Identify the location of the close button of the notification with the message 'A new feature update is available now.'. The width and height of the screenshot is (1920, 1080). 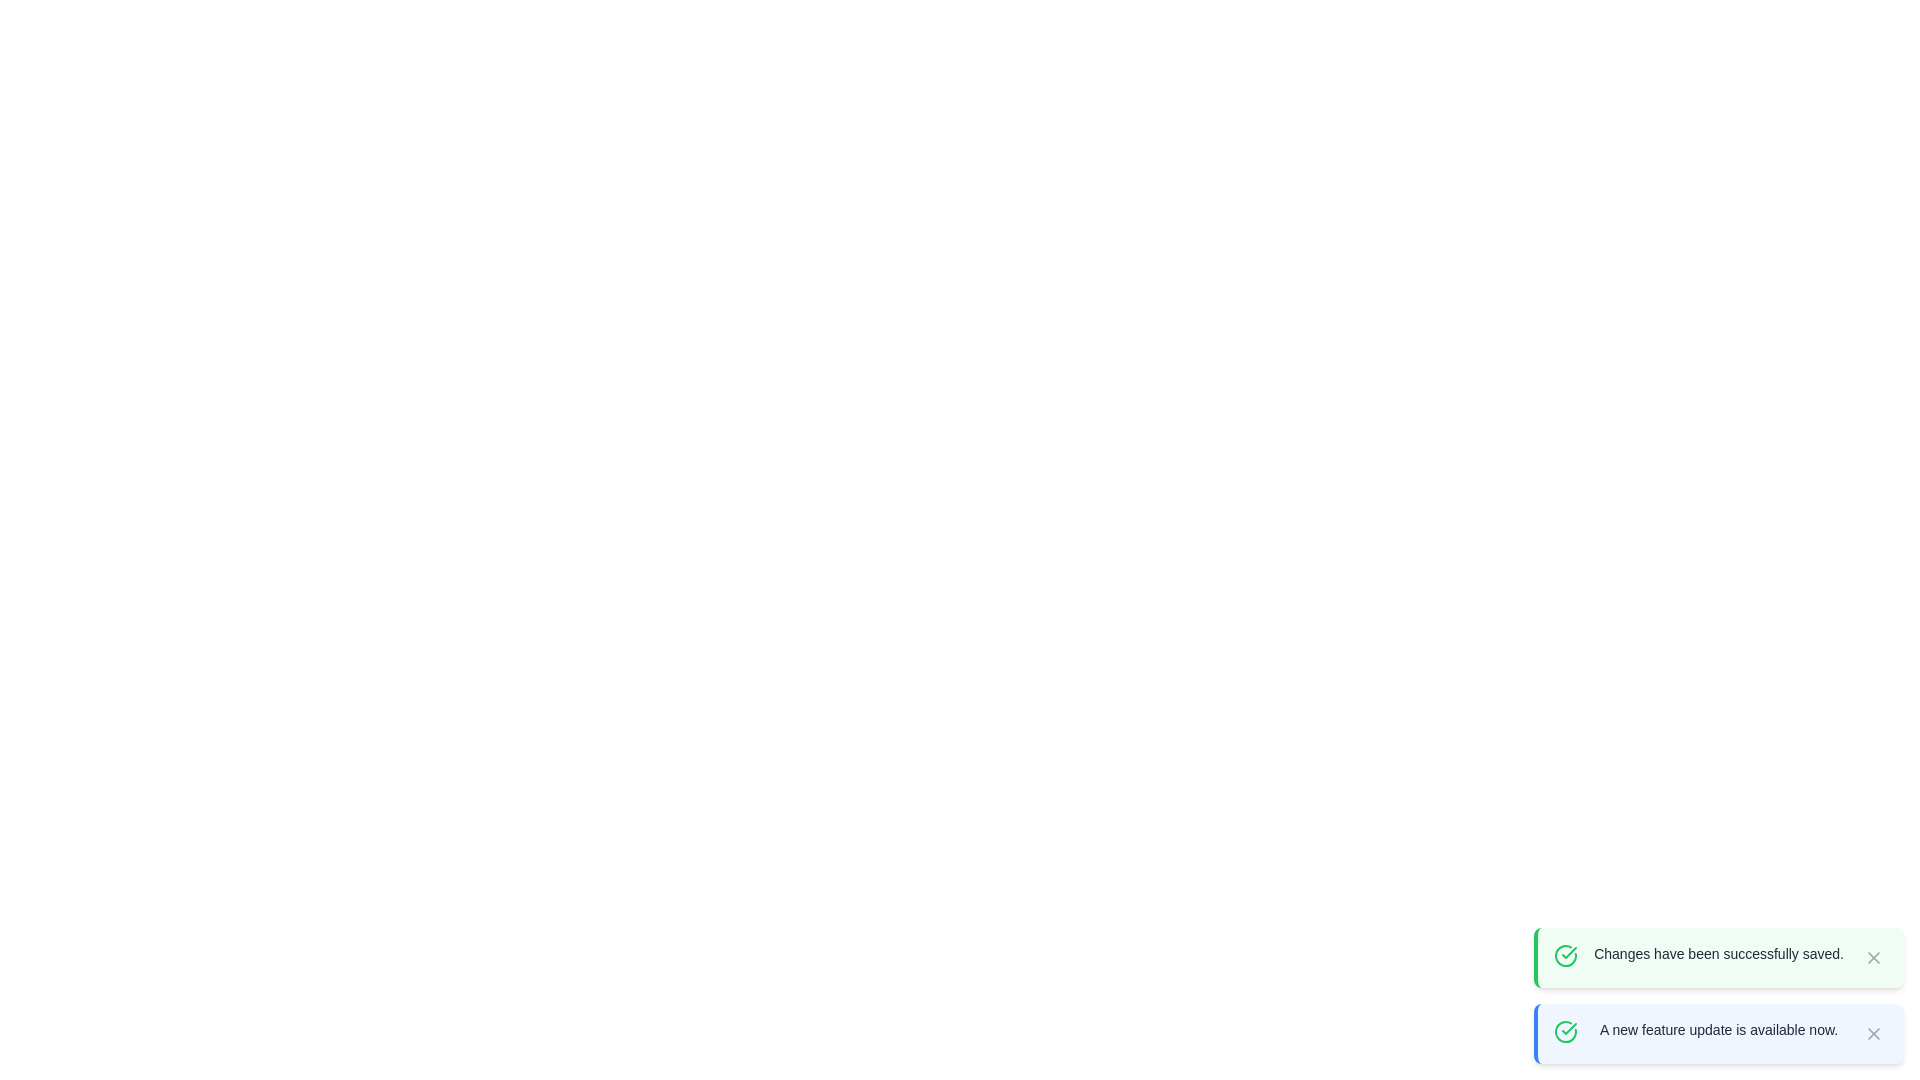
(1872, 1033).